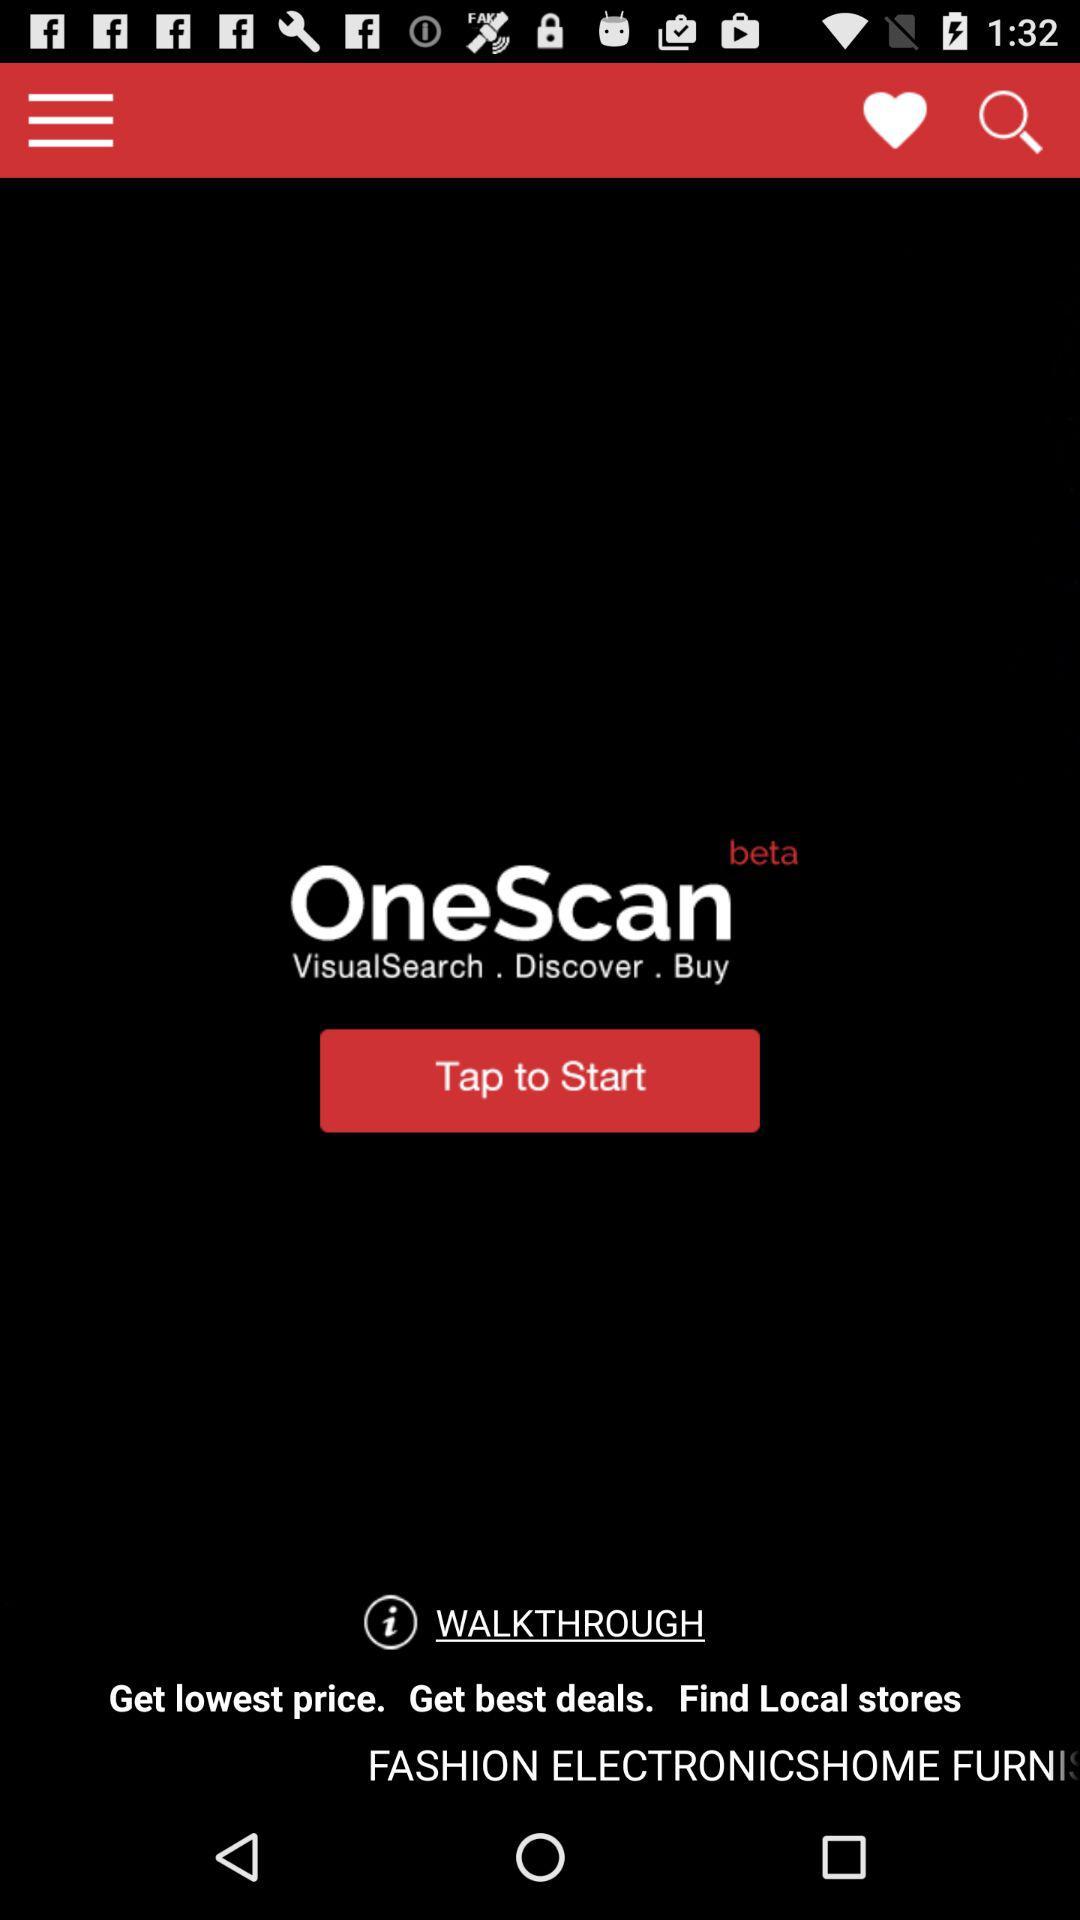 This screenshot has height=1920, width=1080. I want to click on item at the top left corner, so click(69, 119).